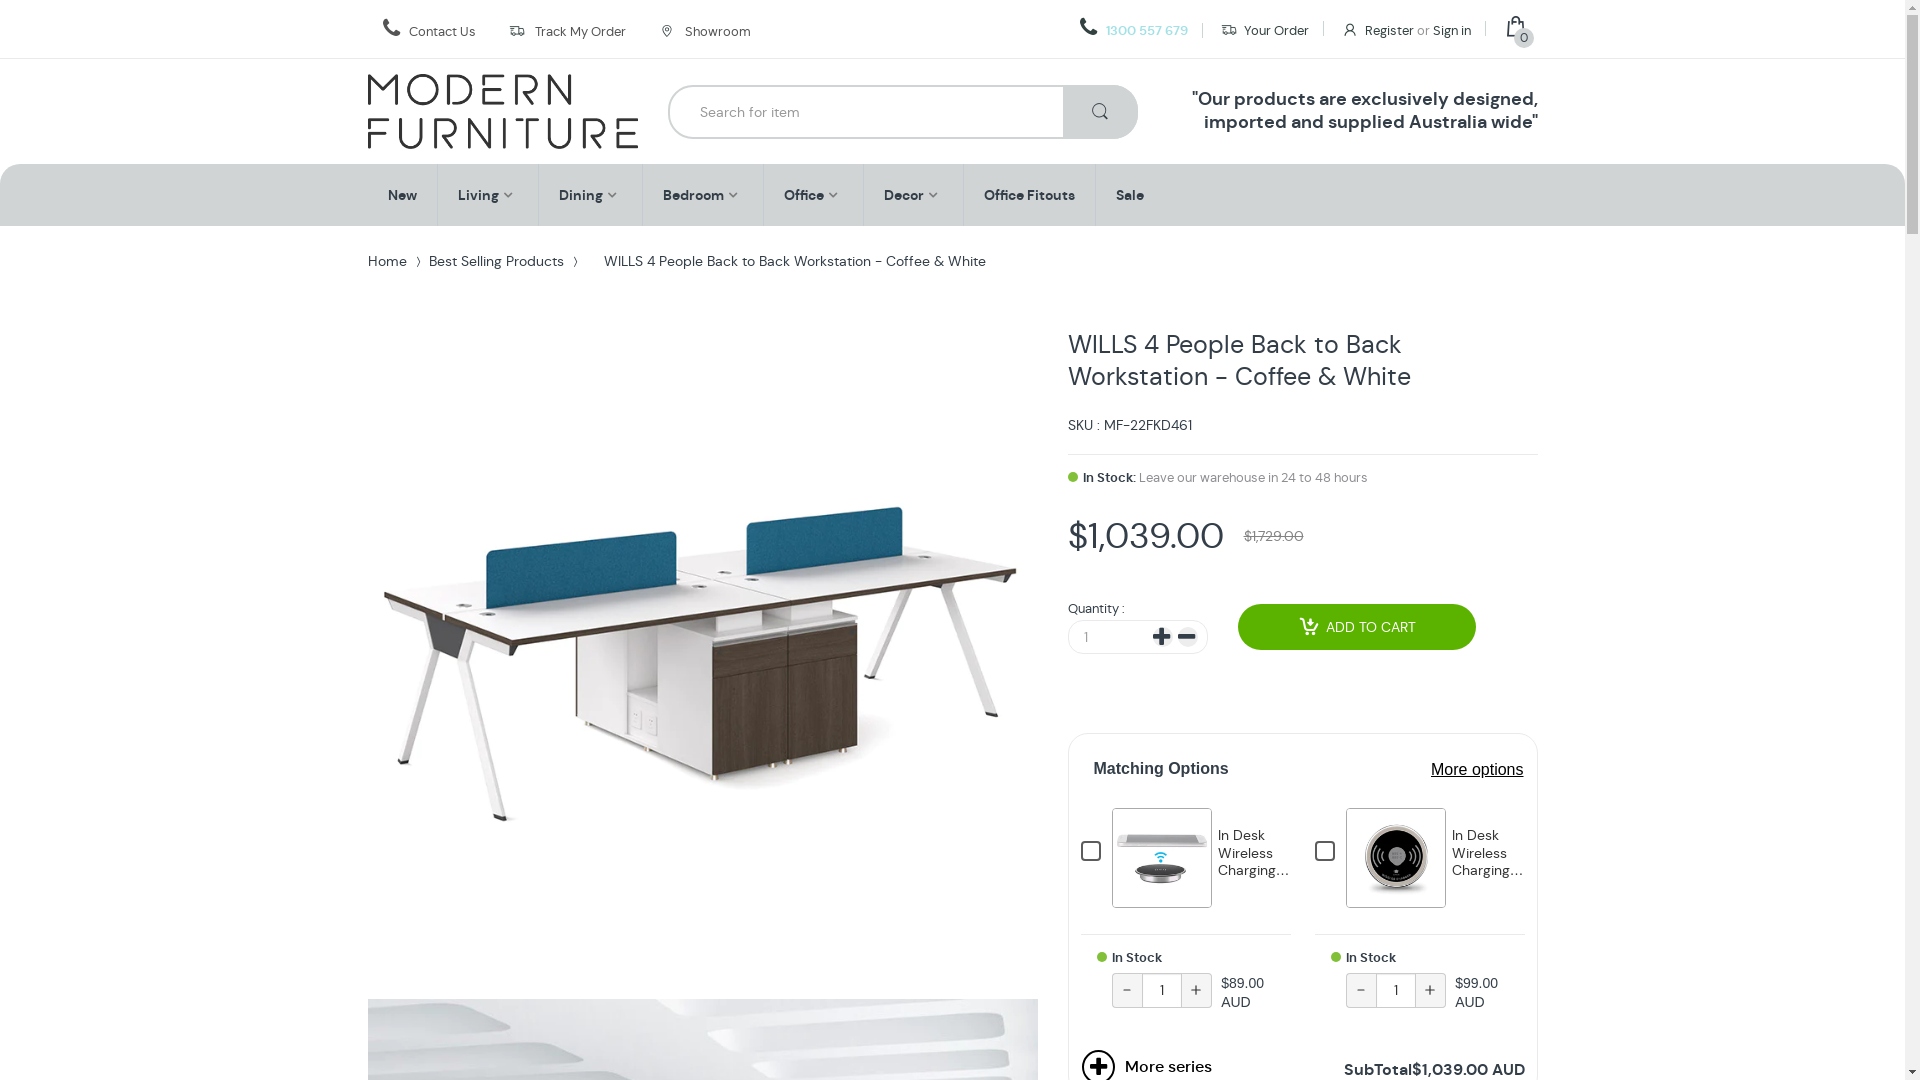 The height and width of the screenshot is (1080, 1920). What do you see at coordinates (495, 260) in the screenshot?
I see `'Best Selling Products'` at bounding box center [495, 260].